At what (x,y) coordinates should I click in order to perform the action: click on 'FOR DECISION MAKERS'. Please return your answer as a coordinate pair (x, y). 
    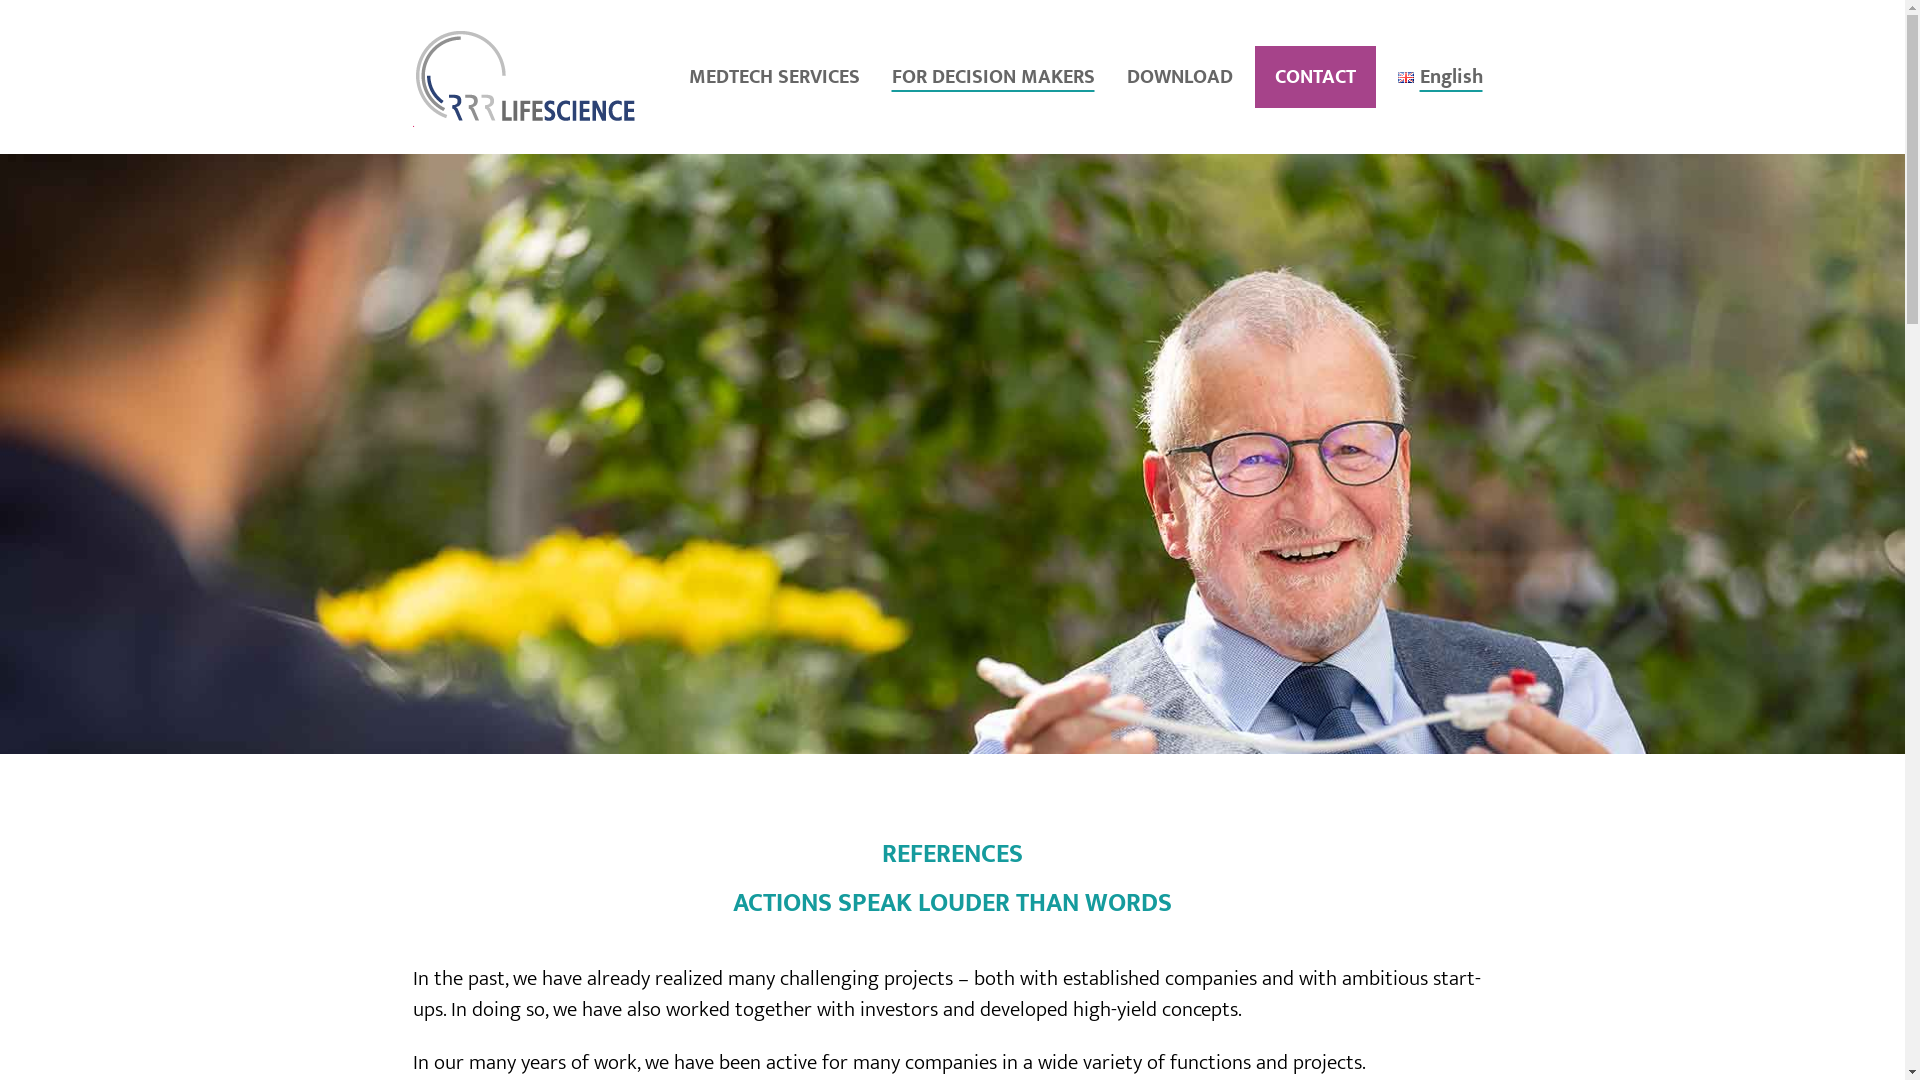
    Looking at the image, I should click on (998, 76).